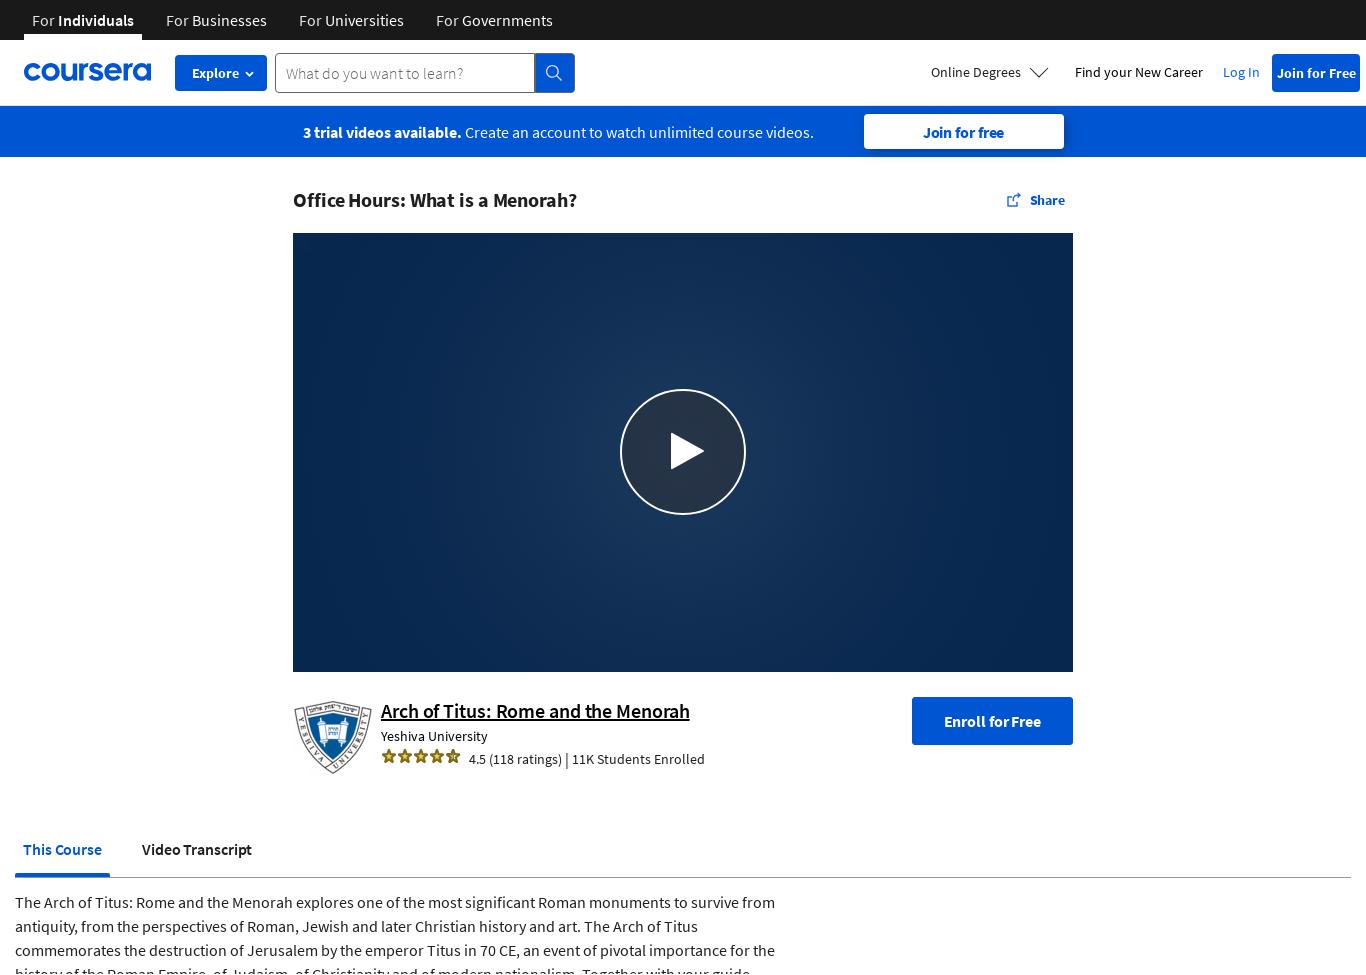 This screenshot has height=975, width=1366. What do you see at coordinates (62, 847) in the screenshot?
I see `'This Course'` at bounding box center [62, 847].